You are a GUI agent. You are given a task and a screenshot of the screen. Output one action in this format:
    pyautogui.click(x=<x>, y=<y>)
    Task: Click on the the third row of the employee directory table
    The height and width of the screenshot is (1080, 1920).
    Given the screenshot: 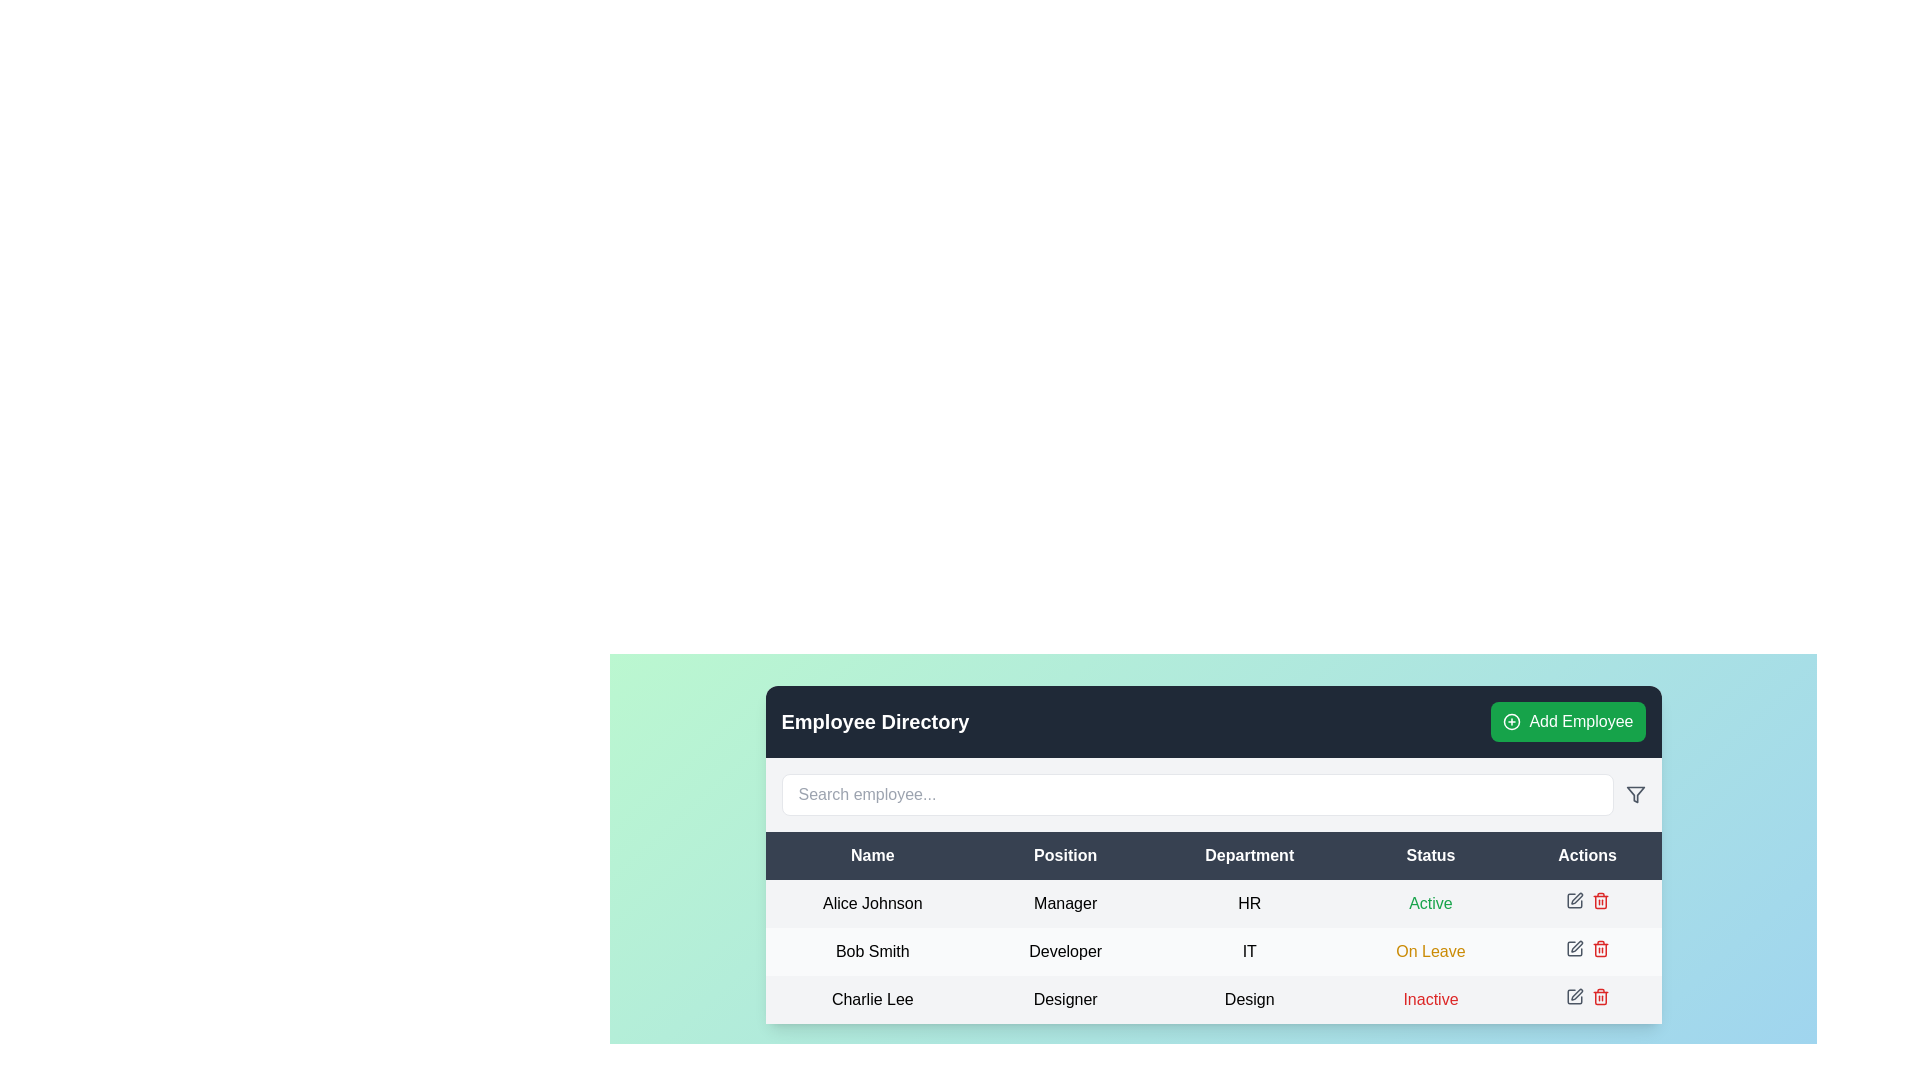 What is the action you would take?
    pyautogui.click(x=1212, y=999)
    